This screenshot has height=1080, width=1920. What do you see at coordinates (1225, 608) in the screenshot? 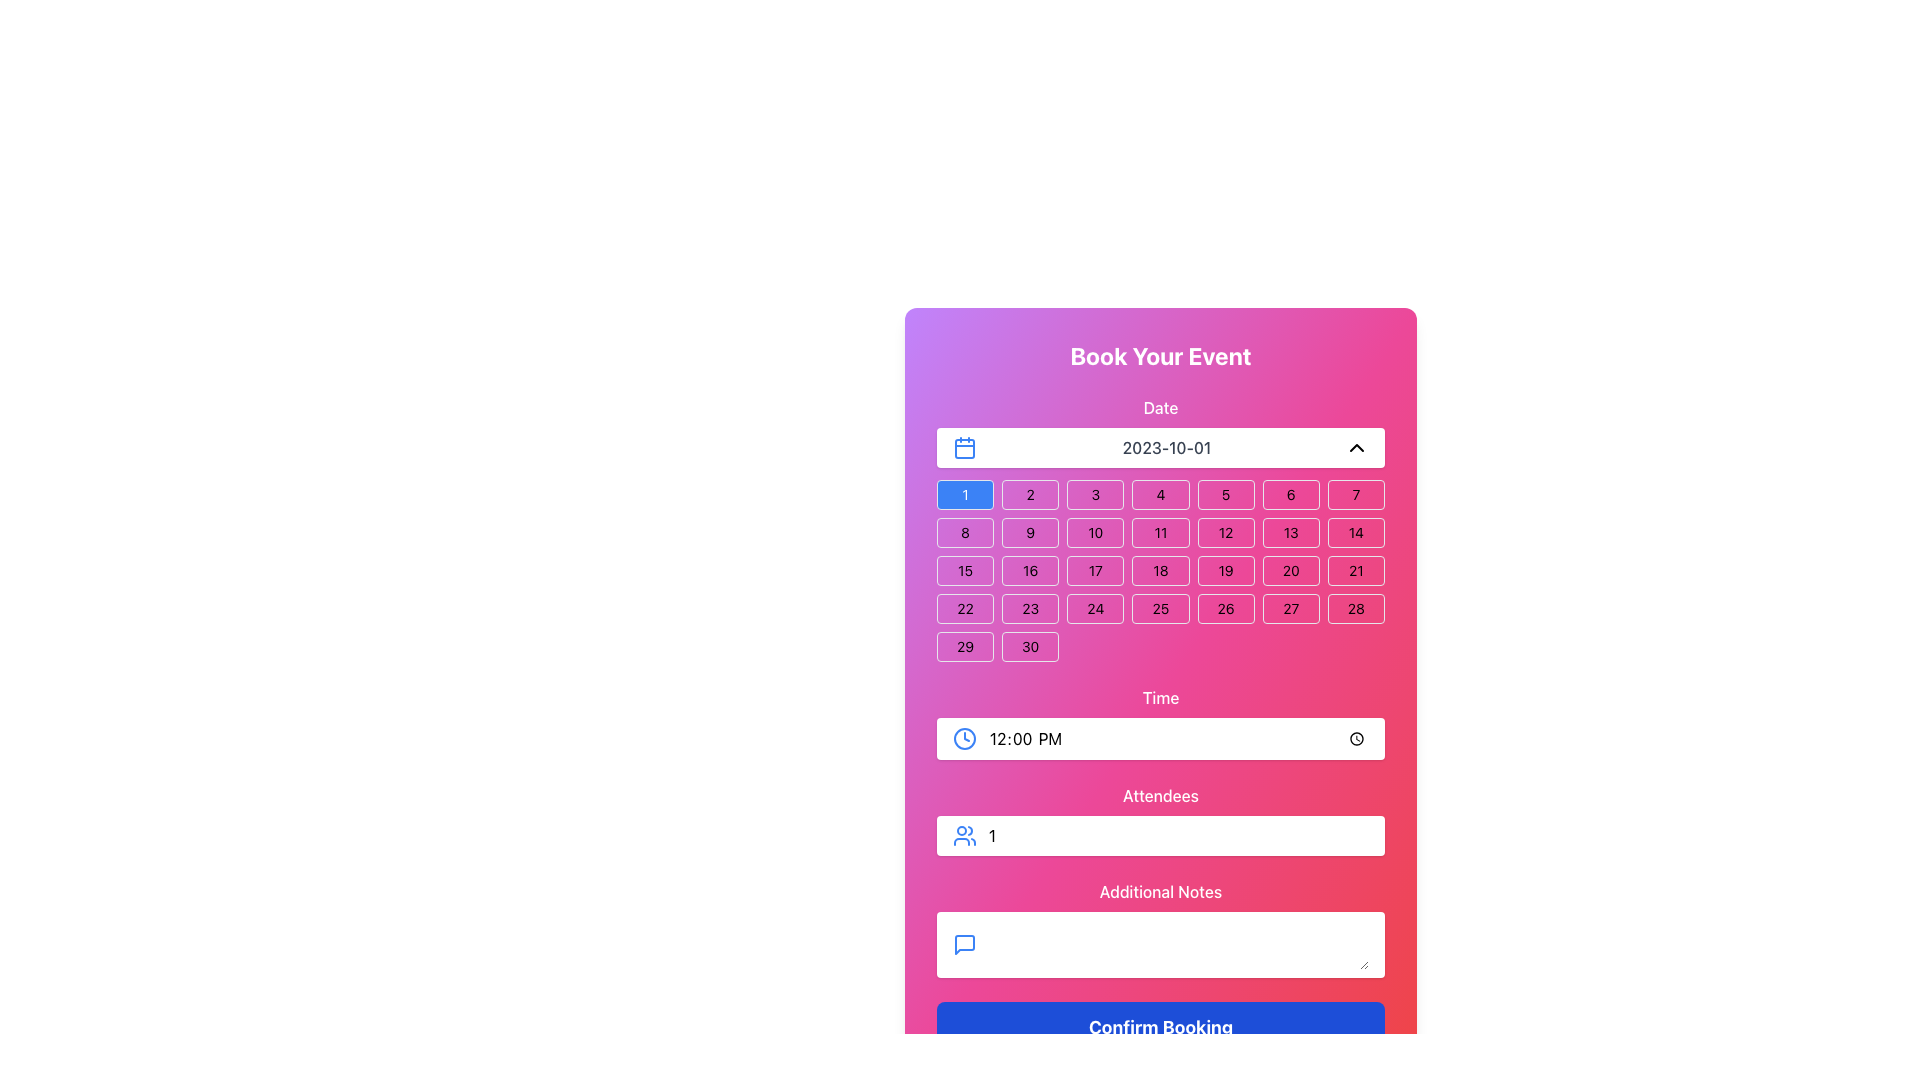
I see `the button representing the date '26' in the calendar` at bounding box center [1225, 608].